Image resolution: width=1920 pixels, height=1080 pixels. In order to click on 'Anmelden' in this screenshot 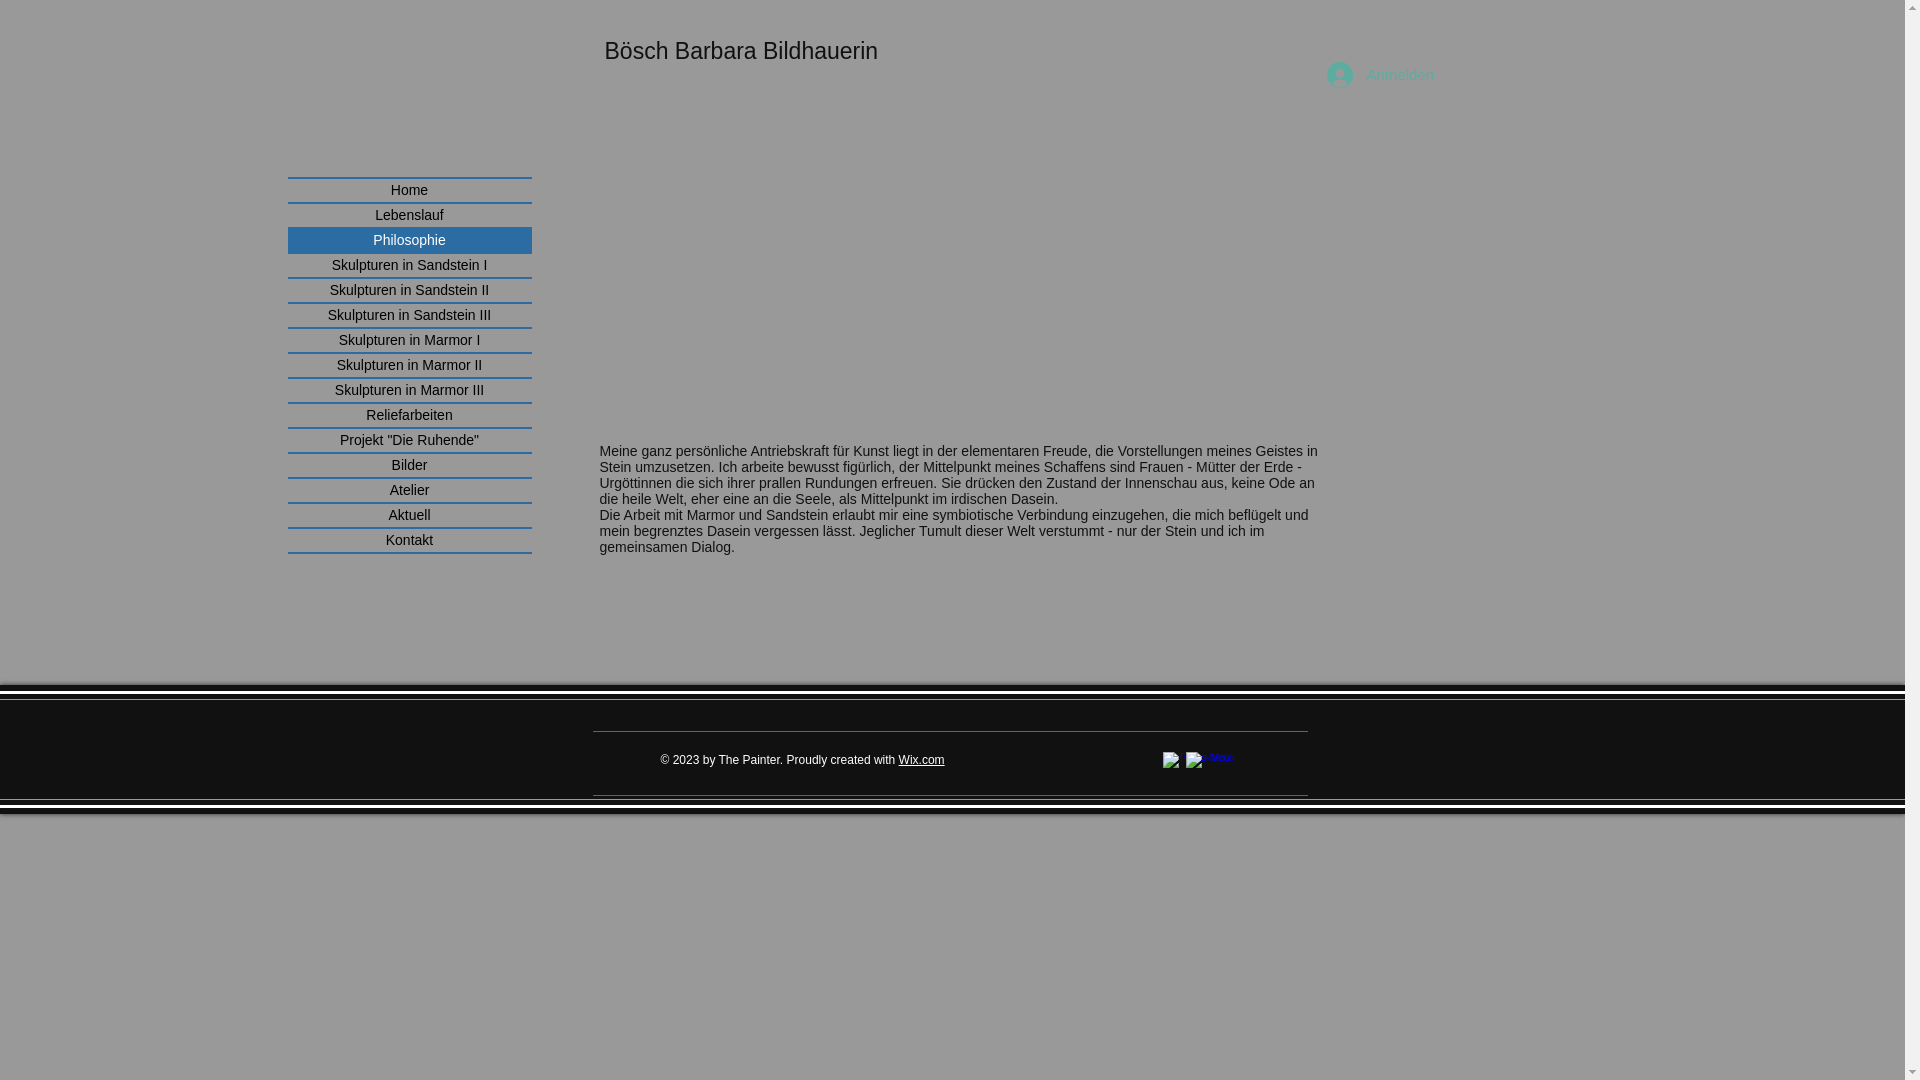, I will do `click(1371, 73)`.